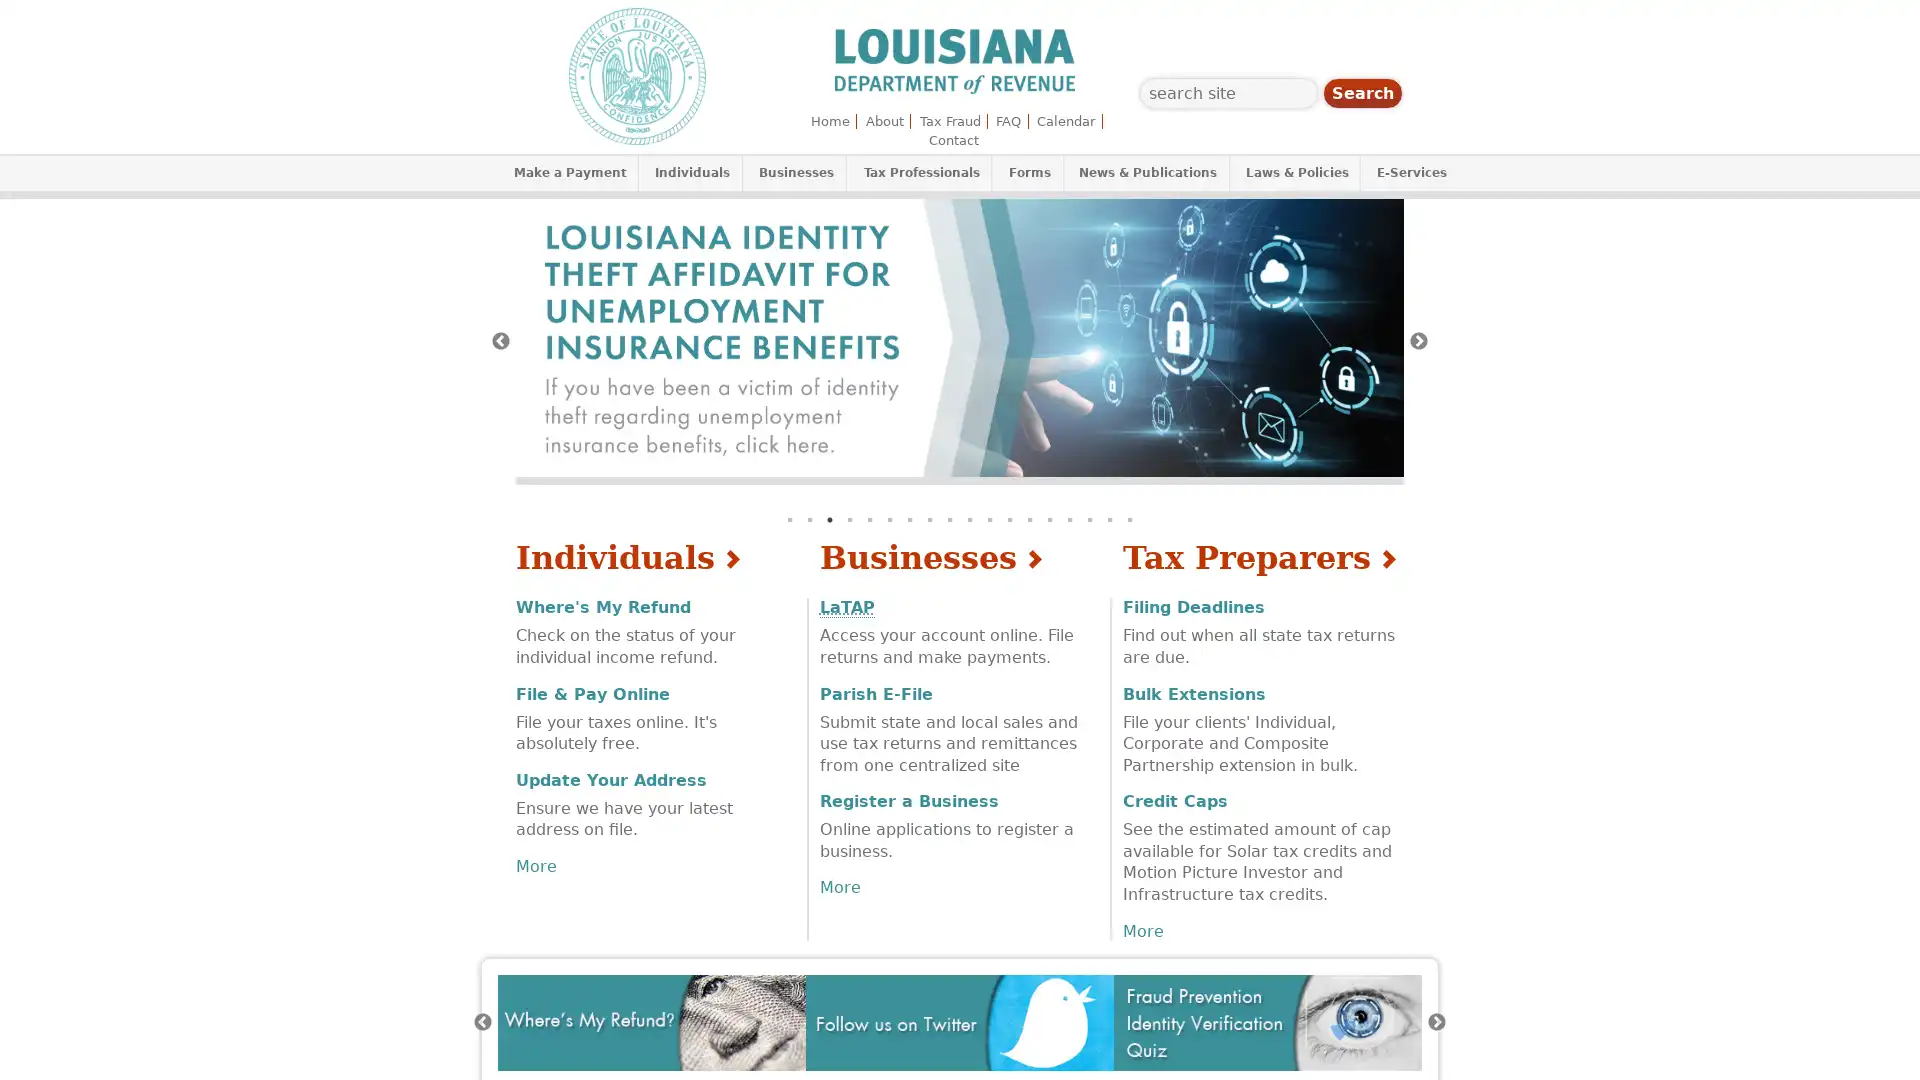  I want to click on 14, so click(1049, 519).